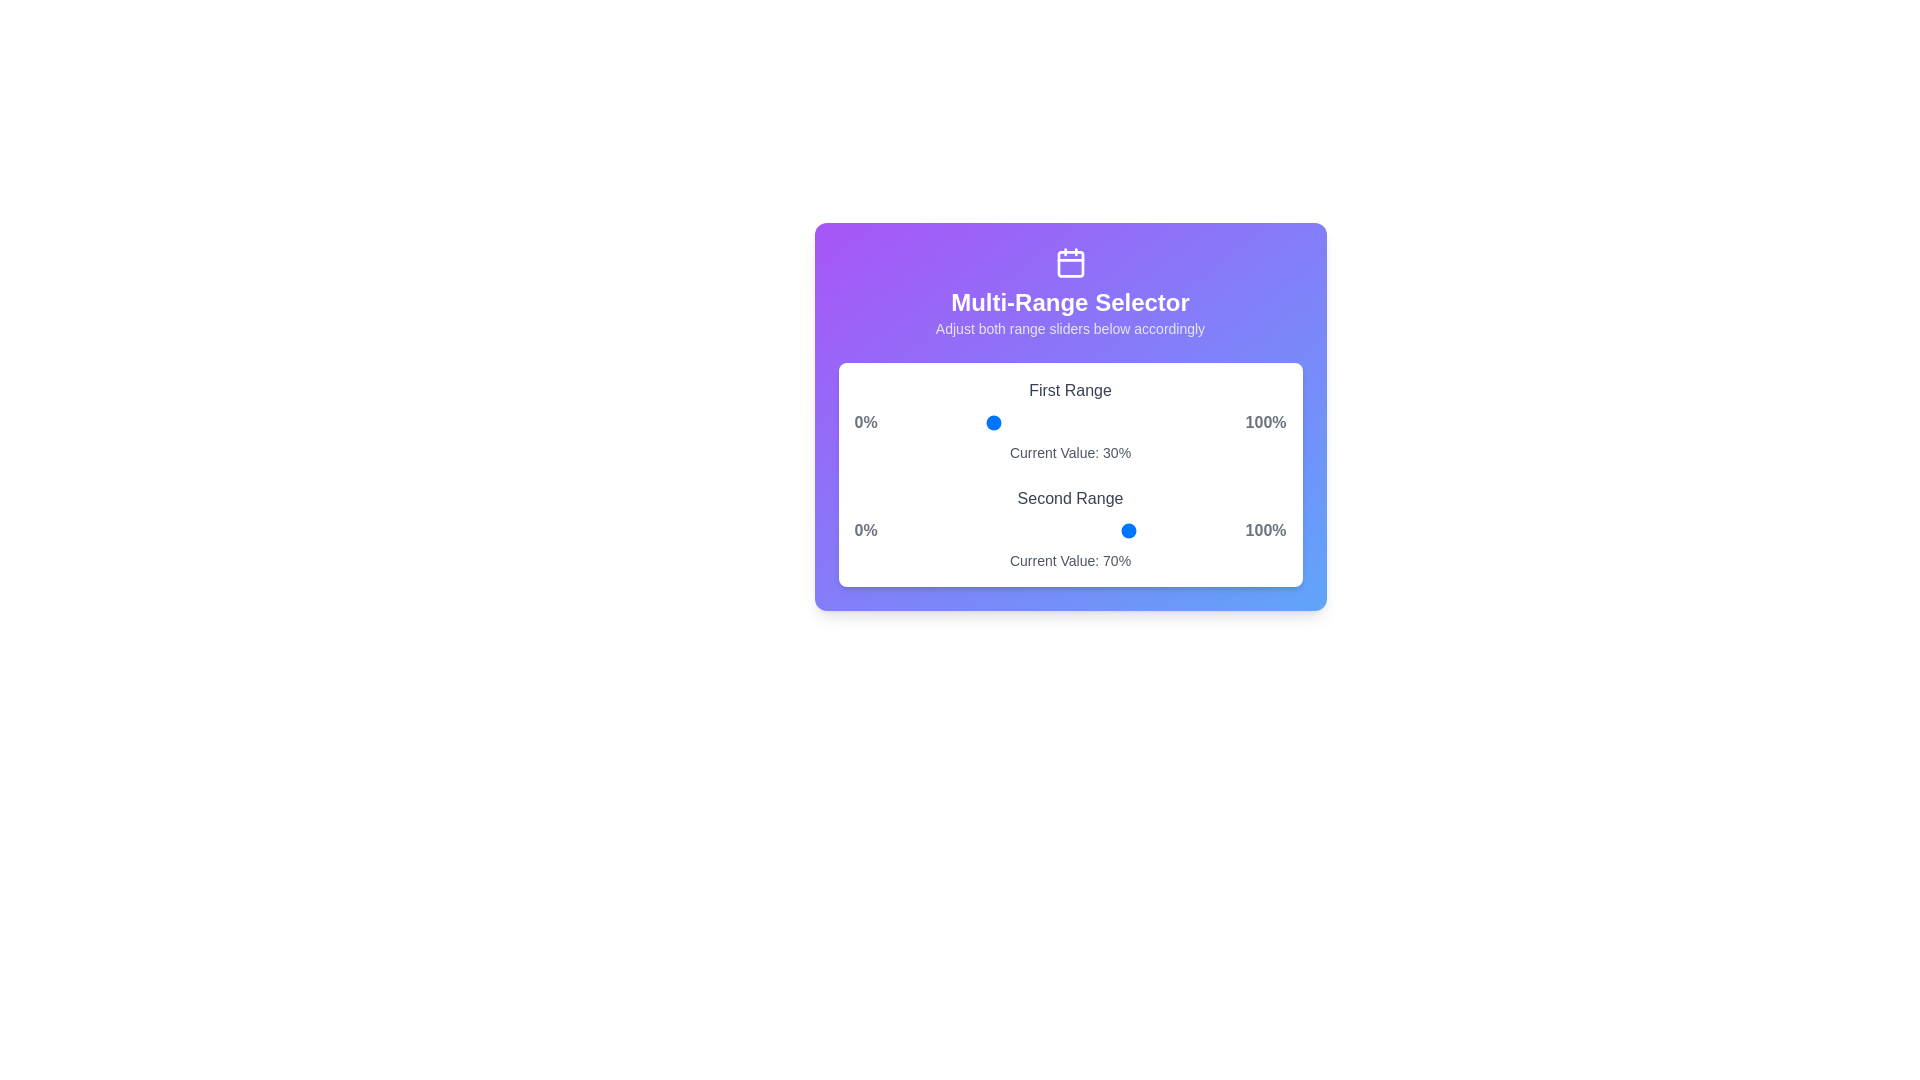 The image size is (1920, 1080). Describe the element at coordinates (1069, 452) in the screenshot. I see `the text label displaying 'Current Value: 30%' located directly below the slider for the 'First Range' section` at that location.